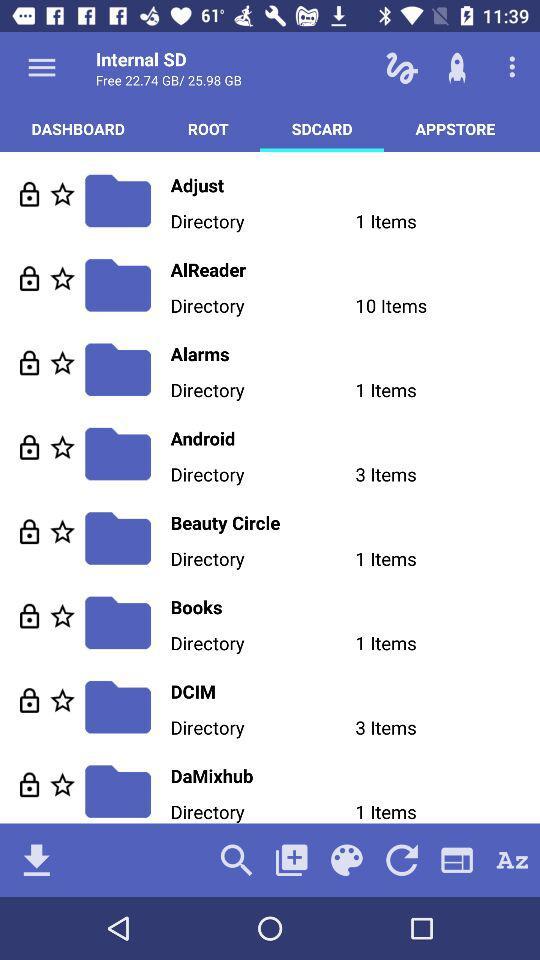  What do you see at coordinates (354, 438) in the screenshot?
I see `the icon above the directory icon` at bounding box center [354, 438].